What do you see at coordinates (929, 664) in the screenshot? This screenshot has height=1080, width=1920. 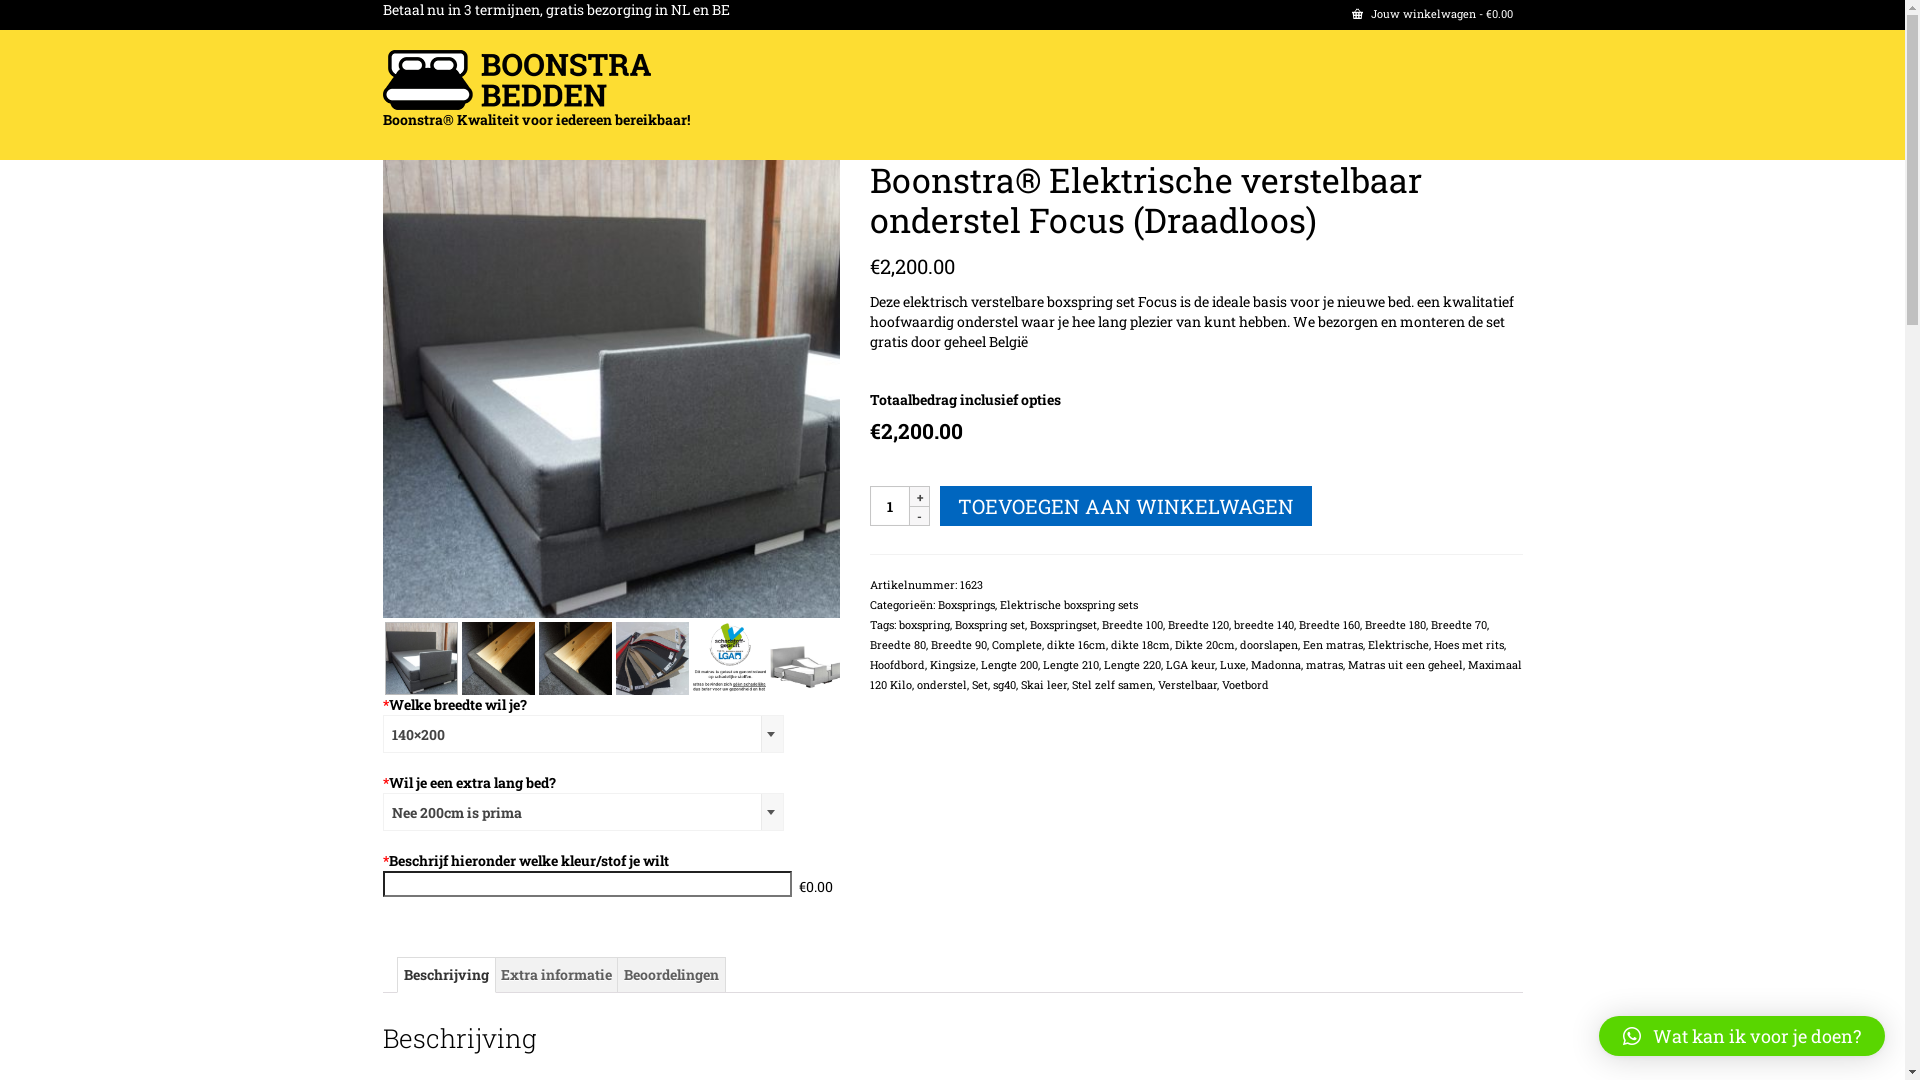 I see `'Kingsize'` at bounding box center [929, 664].